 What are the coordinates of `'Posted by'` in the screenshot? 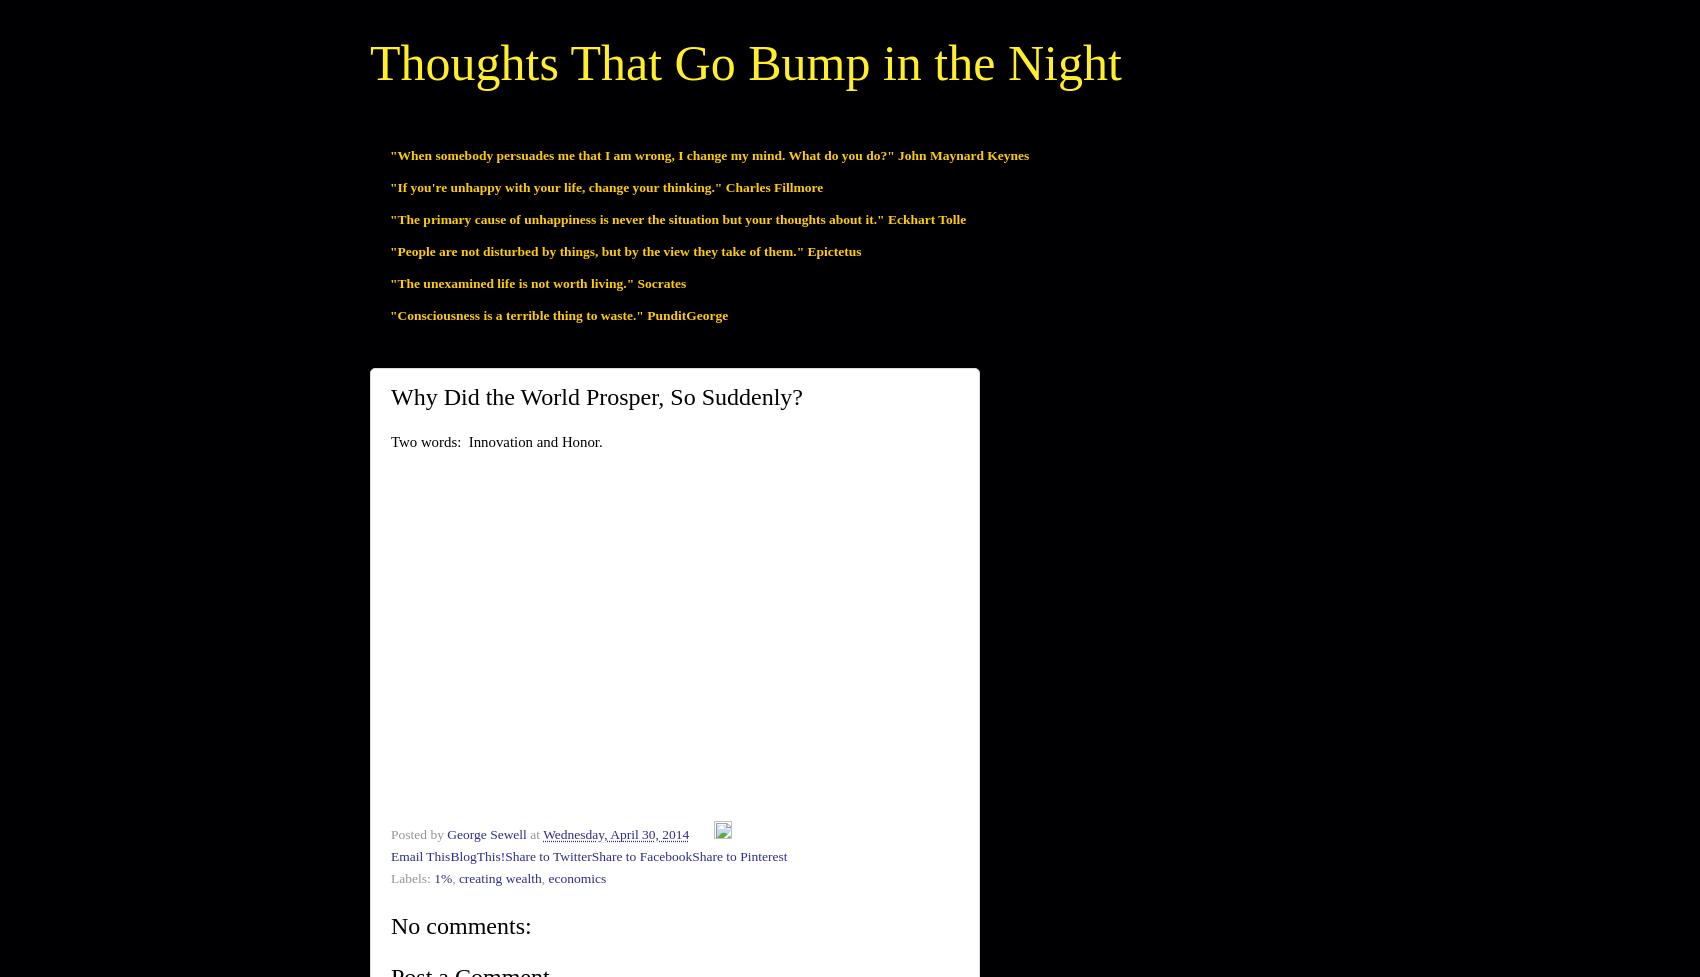 It's located at (418, 833).